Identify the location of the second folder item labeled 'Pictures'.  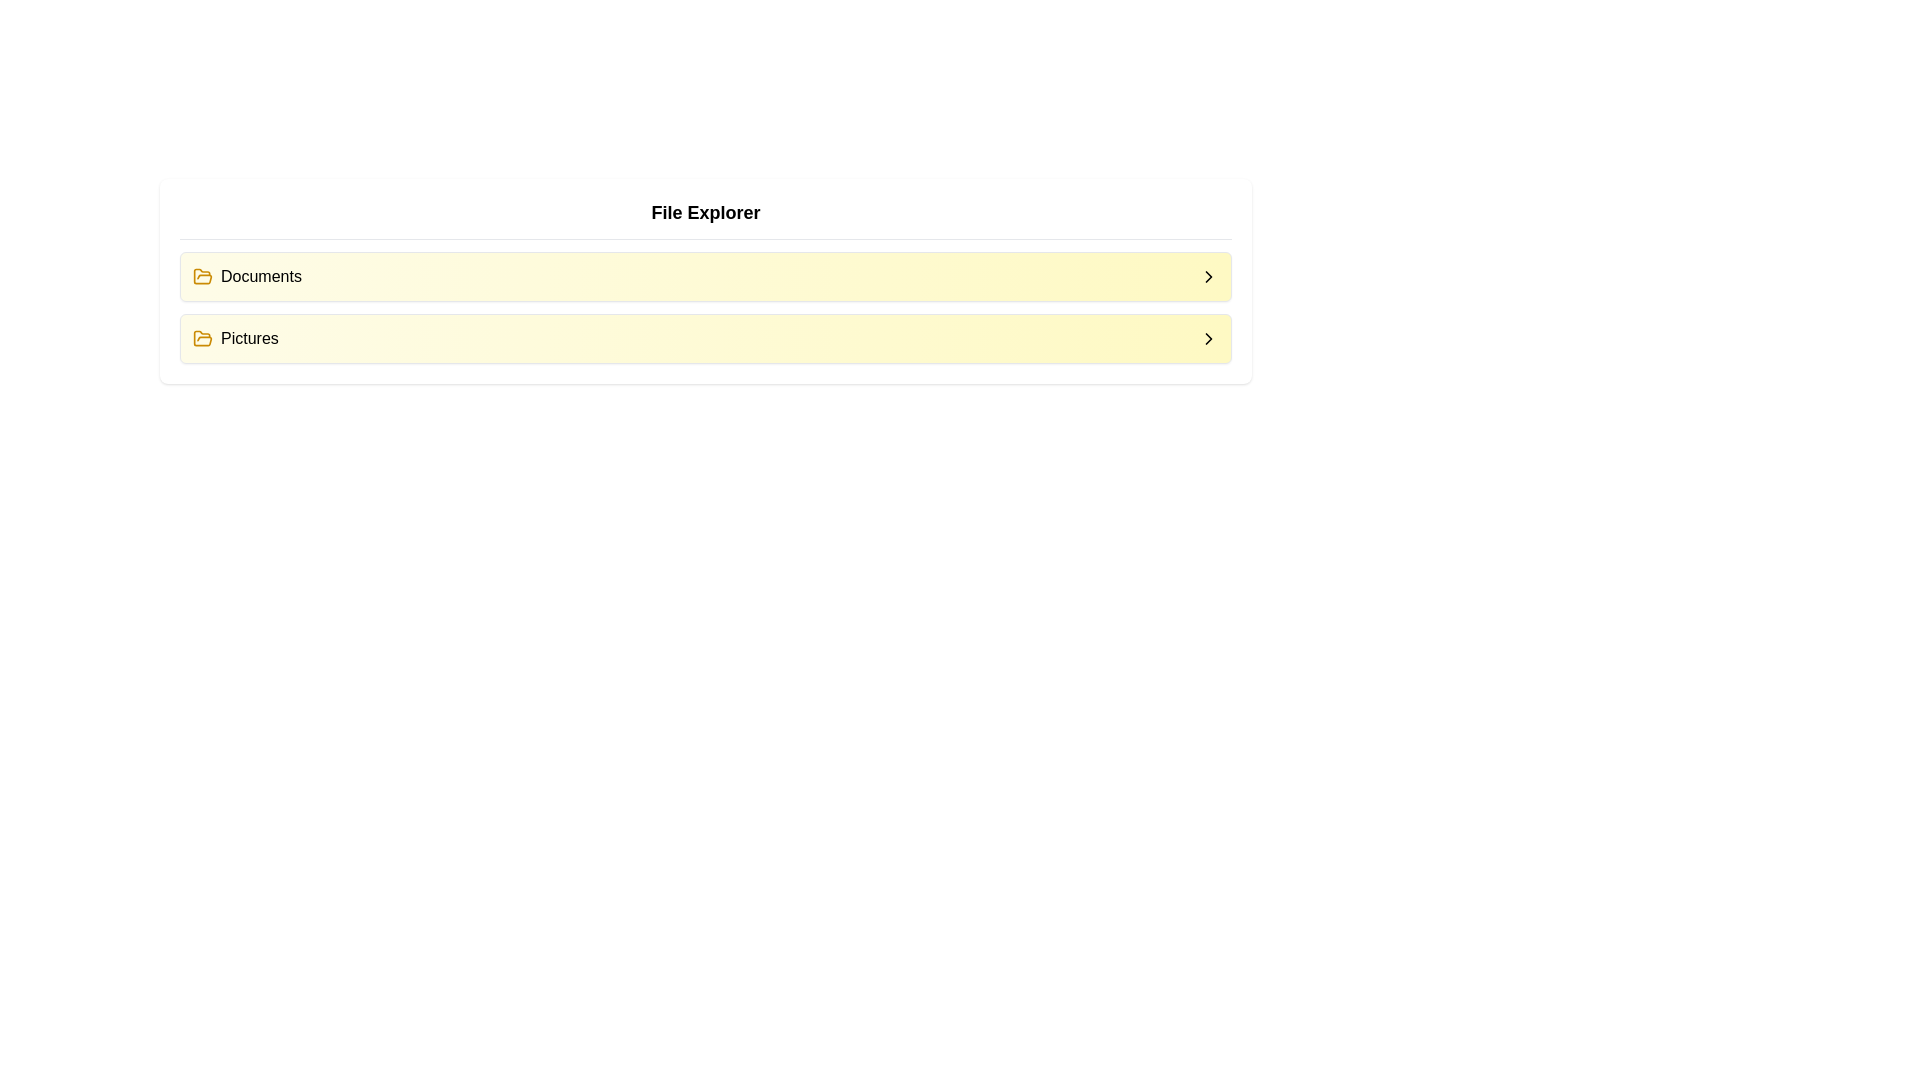
(705, 338).